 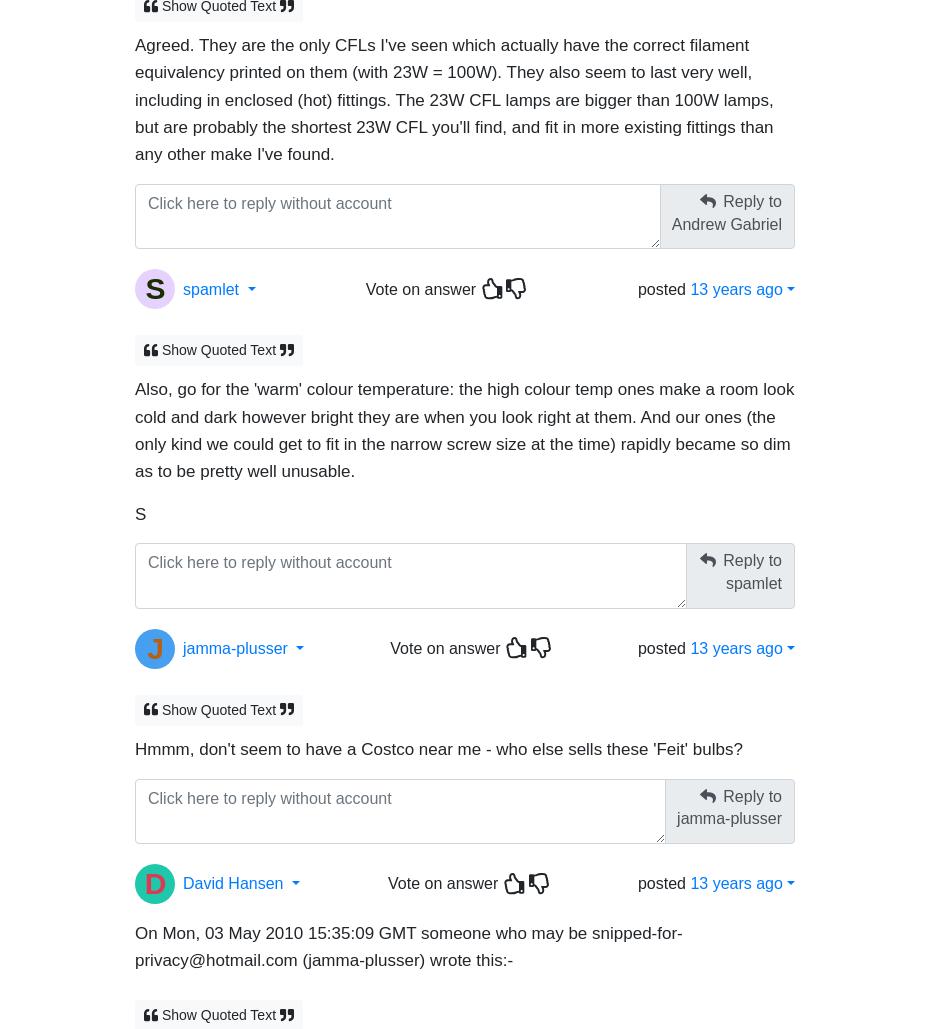 What do you see at coordinates (155, 872) in the screenshot?
I see `'D'` at bounding box center [155, 872].